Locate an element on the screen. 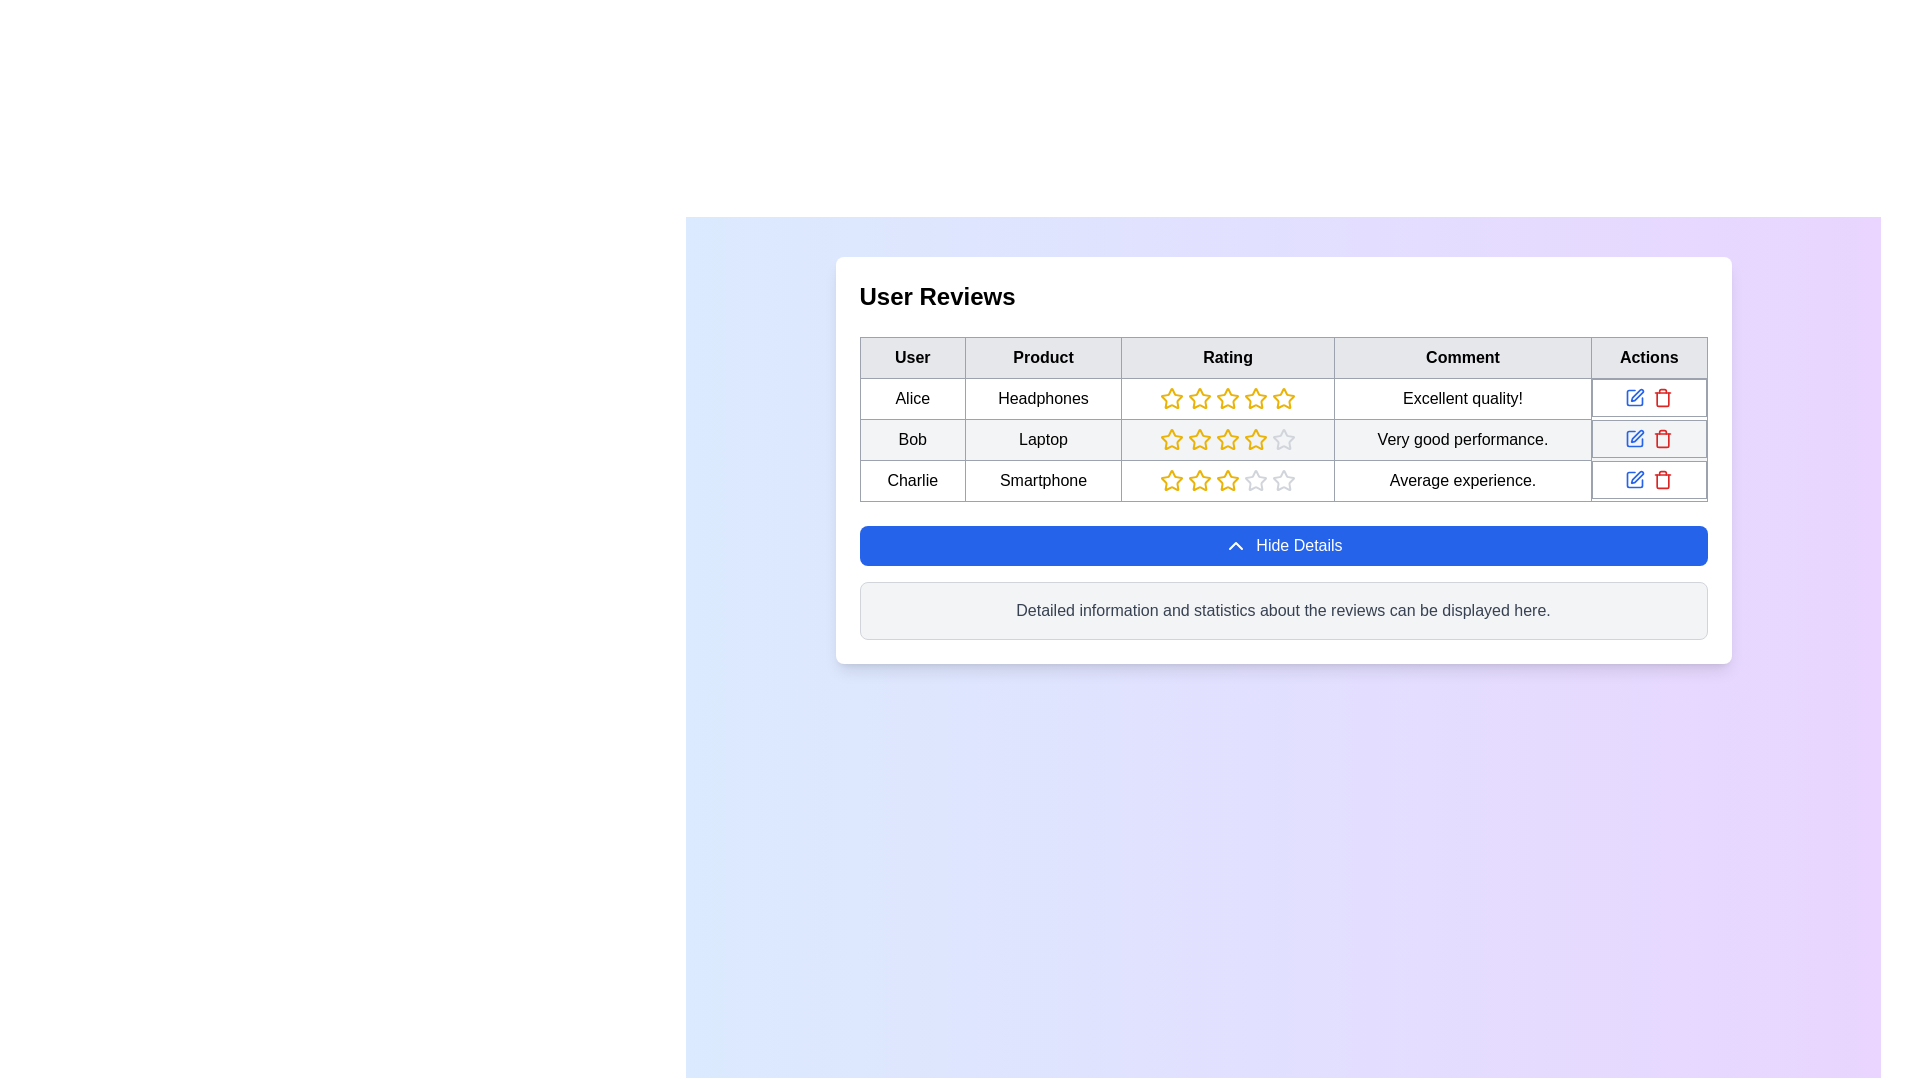 The width and height of the screenshot is (1920, 1080). the star icon in the 'Rating' column of the 'User Reviews' table for the 'Bob' user entry to rate it is located at coordinates (1227, 438).